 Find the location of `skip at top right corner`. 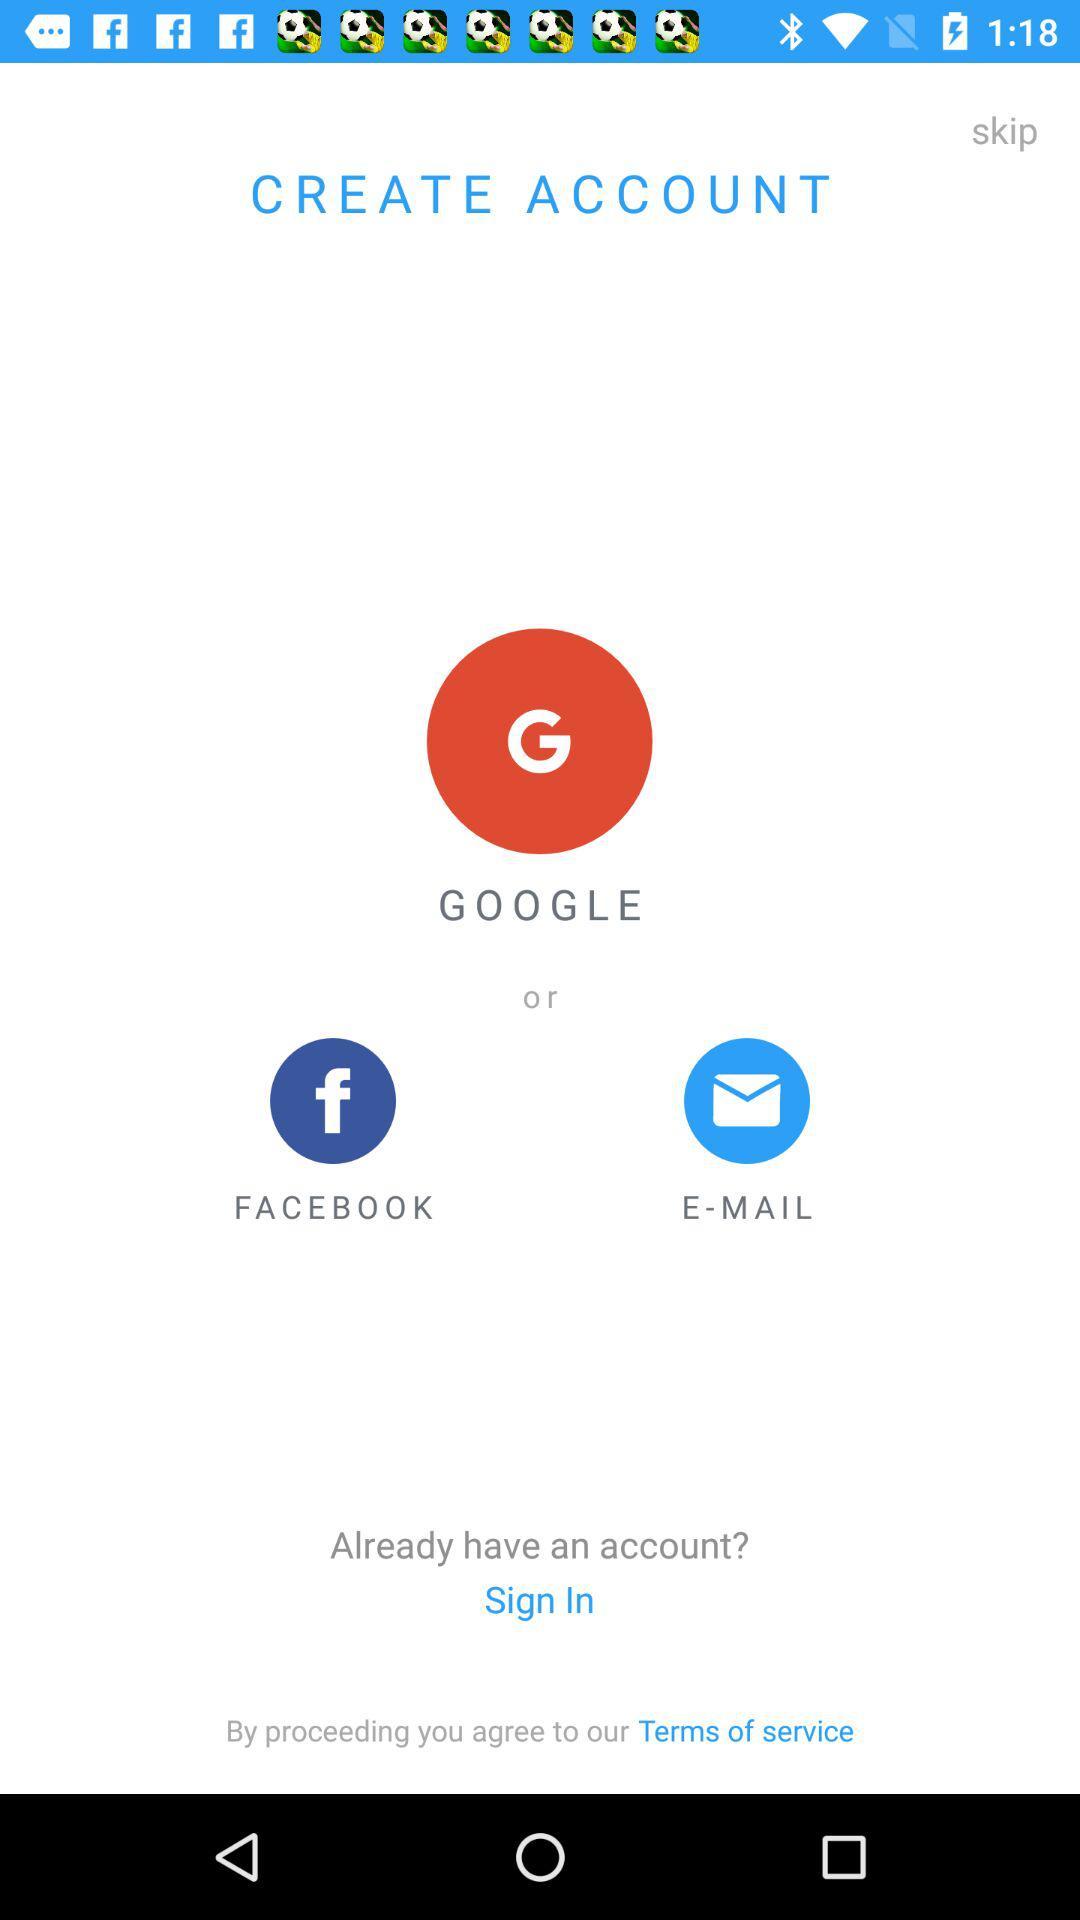

skip at top right corner is located at coordinates (1004, 128).